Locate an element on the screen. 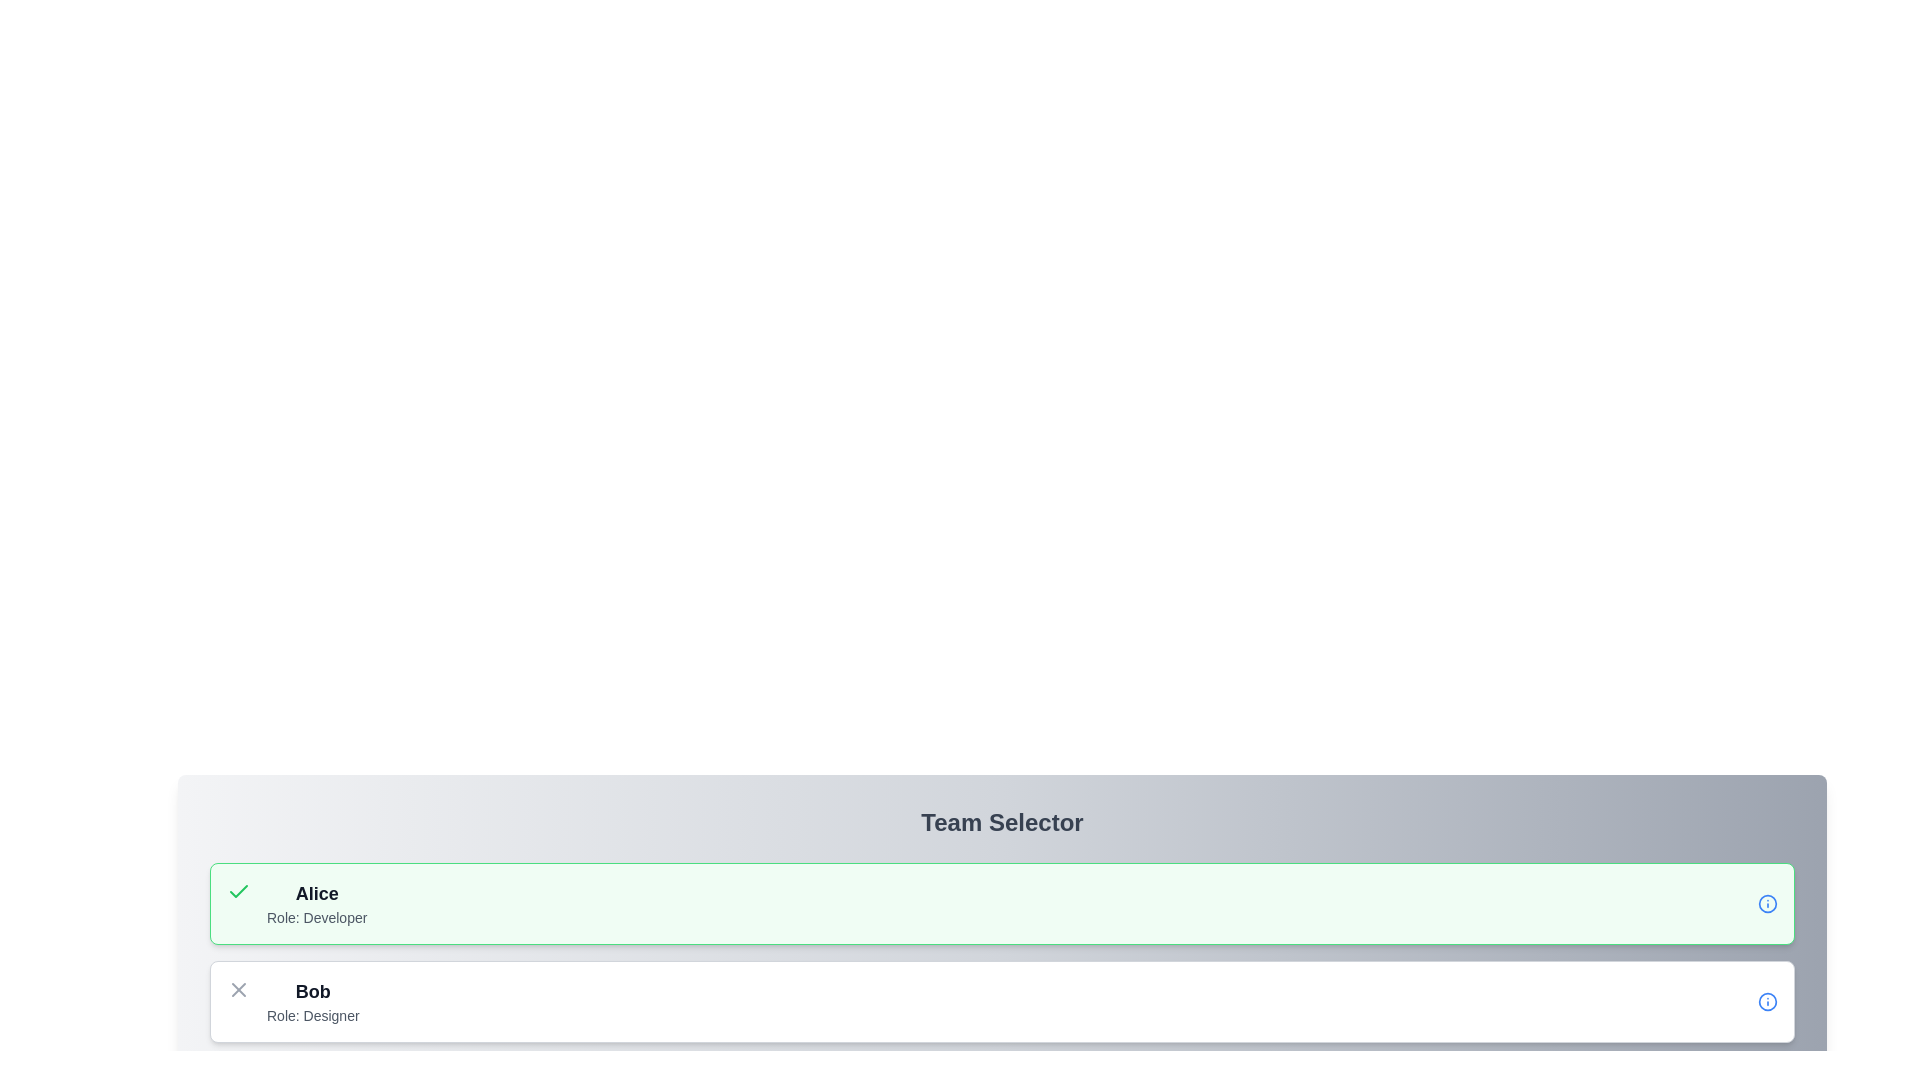 The image size is (1920, 1080). the green-highlighted box labeled 'Alice Role: Developer' surrounding the green checkmark icon, indicating completion is located at coordinates (239, 890).